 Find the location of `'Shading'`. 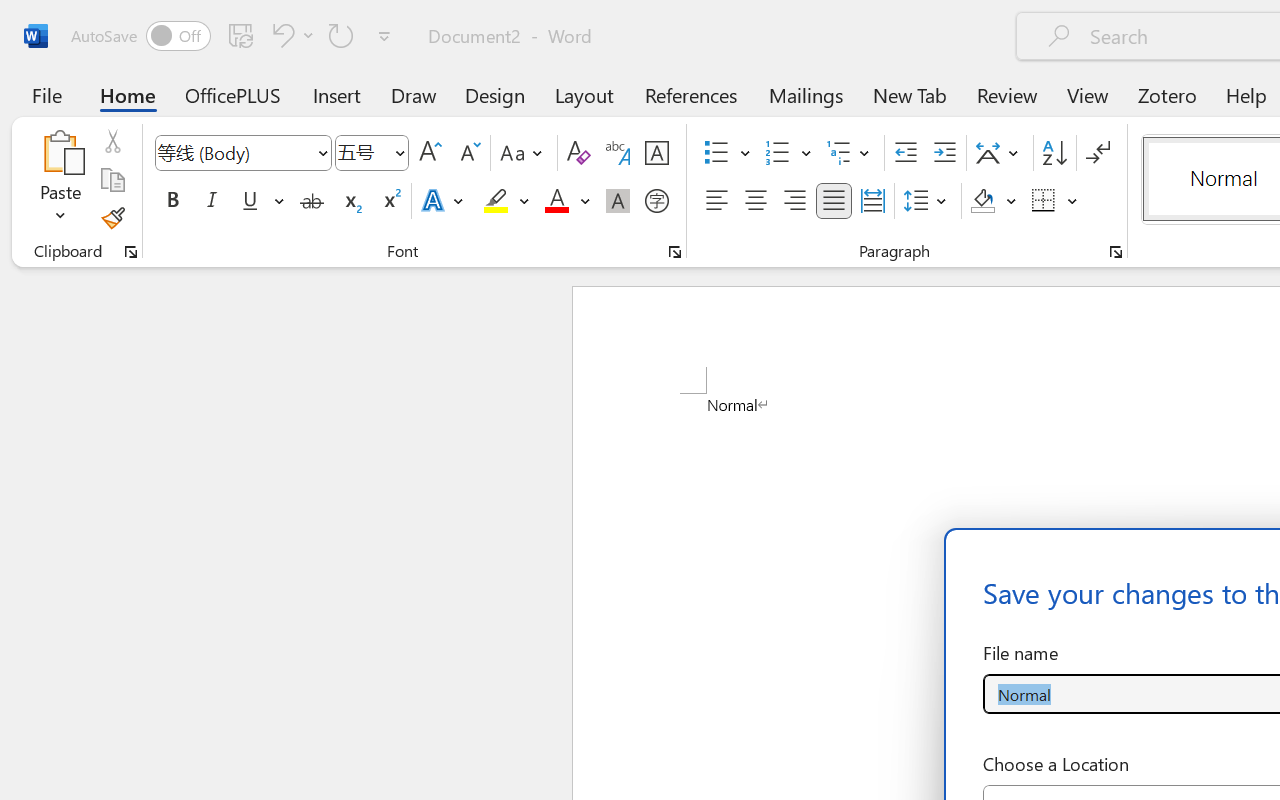

'Shading' is located at coordinates (993, 201).